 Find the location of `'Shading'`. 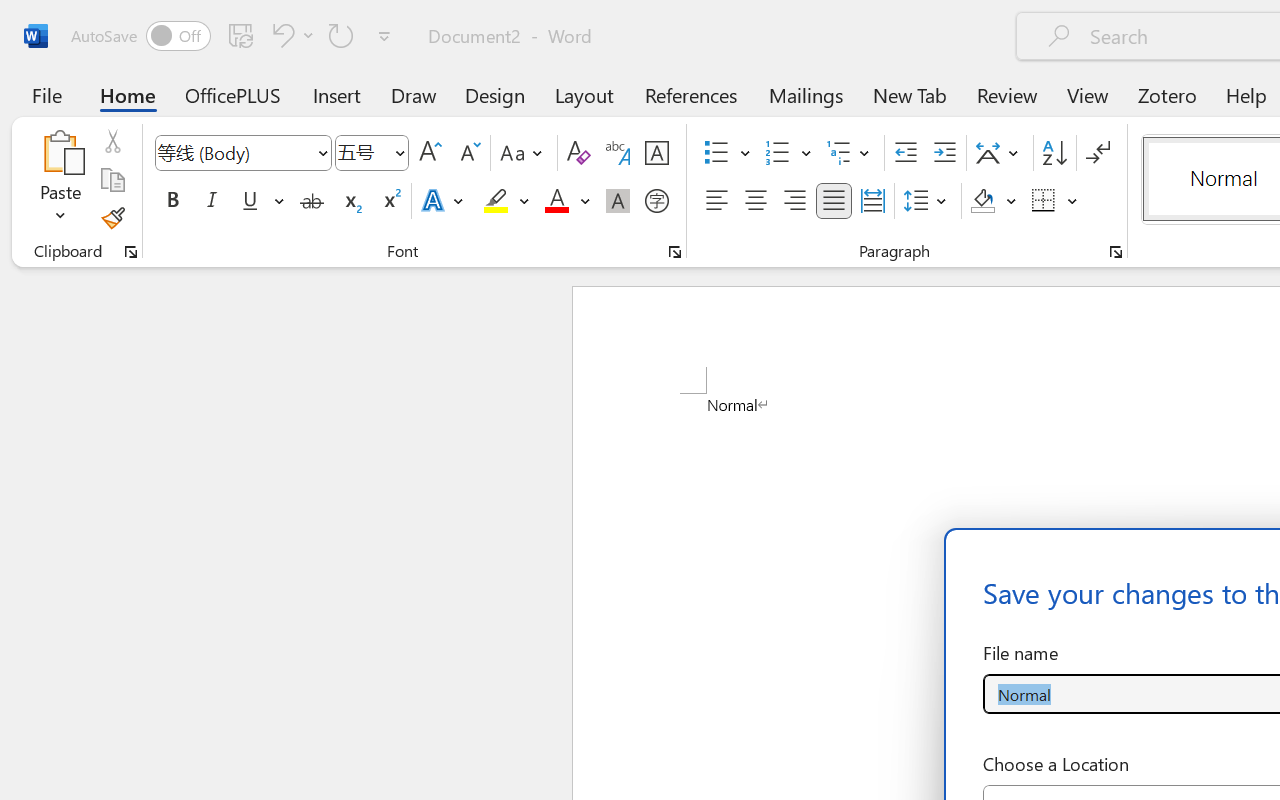

'Shading' is located at coordinates (993, 201).